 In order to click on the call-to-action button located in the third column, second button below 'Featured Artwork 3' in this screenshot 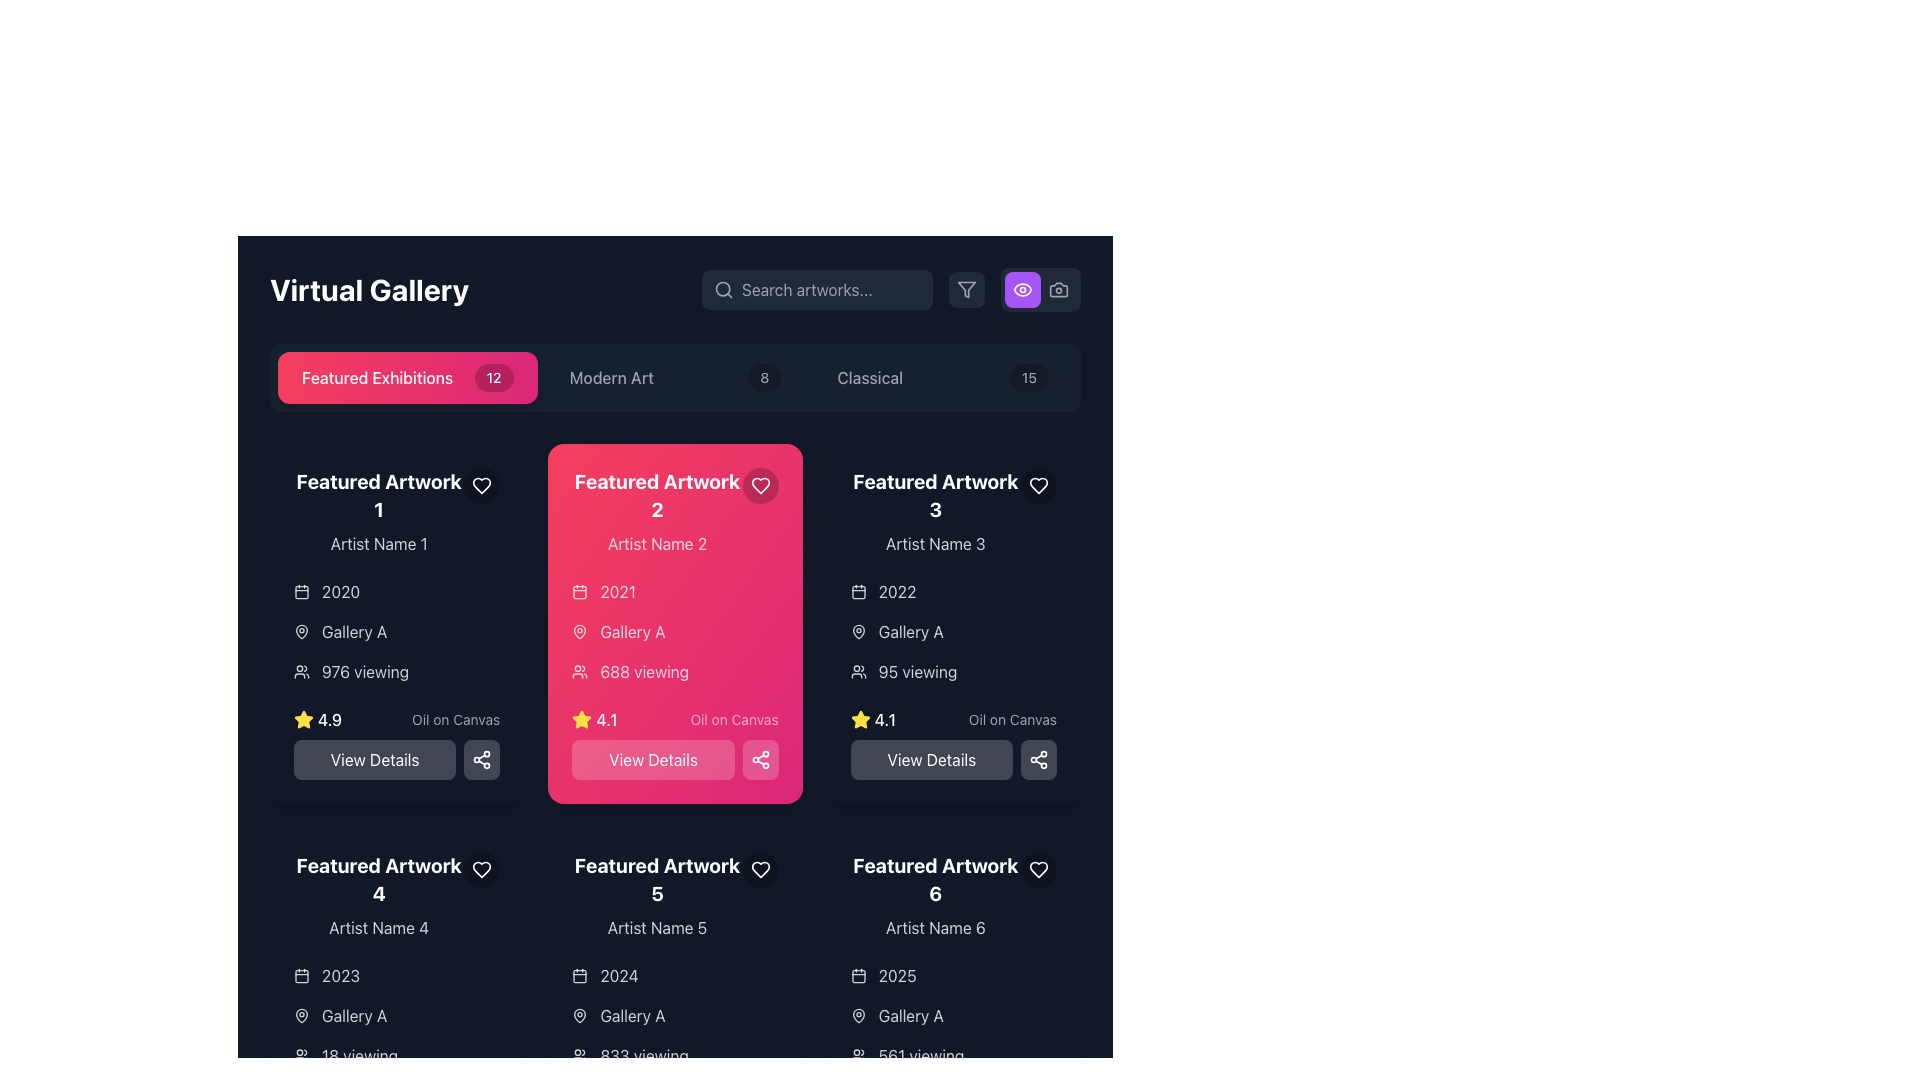, I will do `click(952, 759)`.